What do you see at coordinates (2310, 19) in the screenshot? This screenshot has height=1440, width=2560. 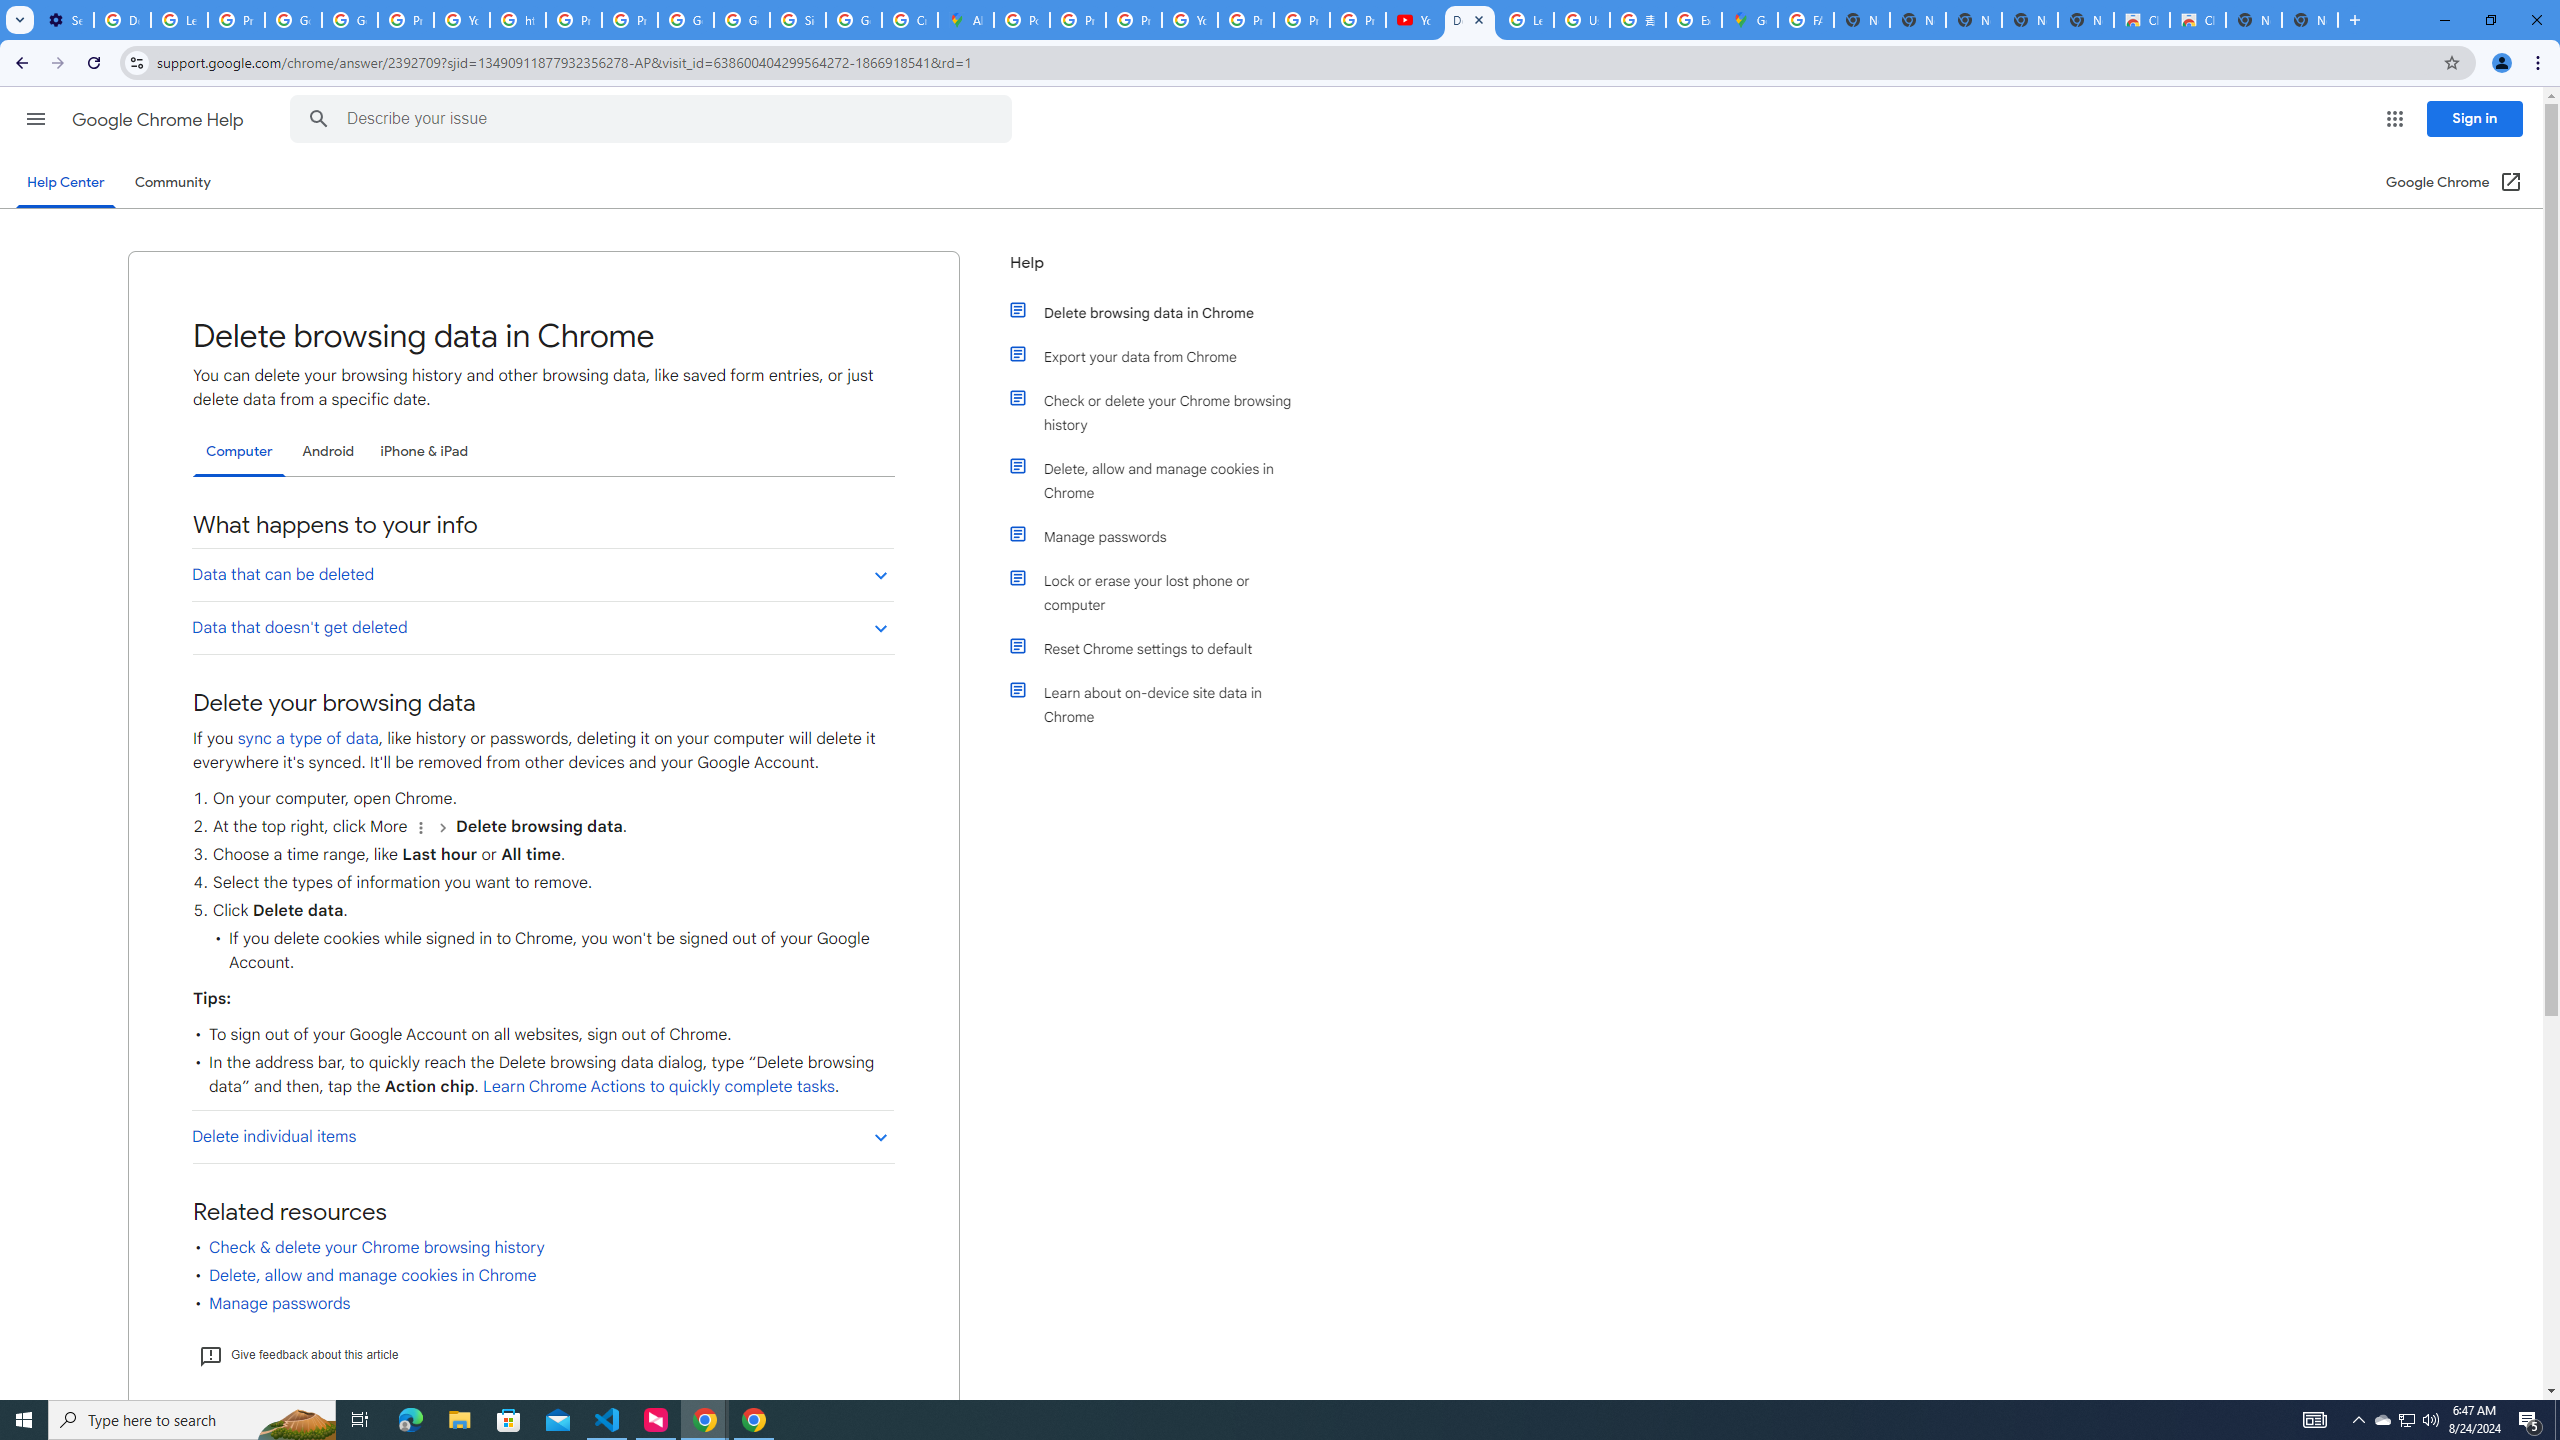 I see `'New Tab'` at bounding box center [2310, 19].